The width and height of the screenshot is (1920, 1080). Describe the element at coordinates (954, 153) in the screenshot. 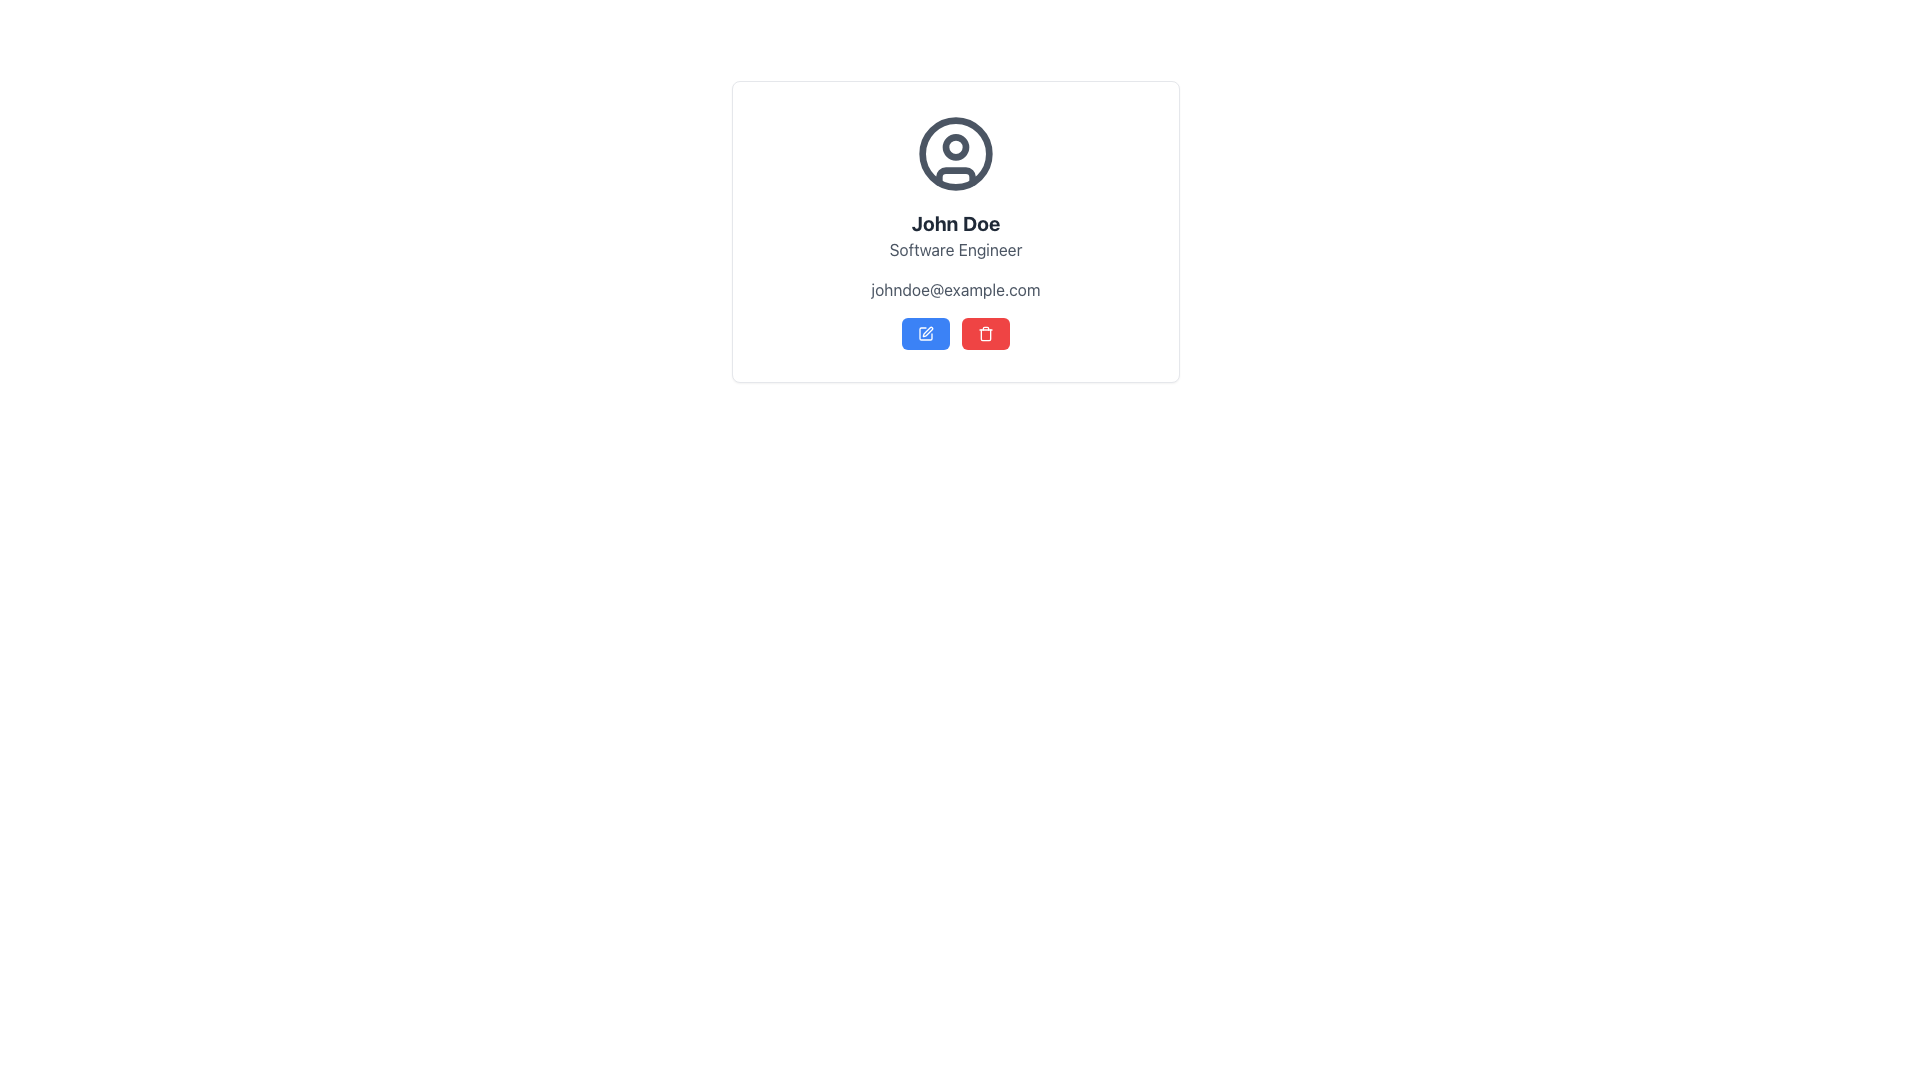

I see `the user's profile icon represented by the innermost SVG Circle located at the top of the user profile card` at that location.